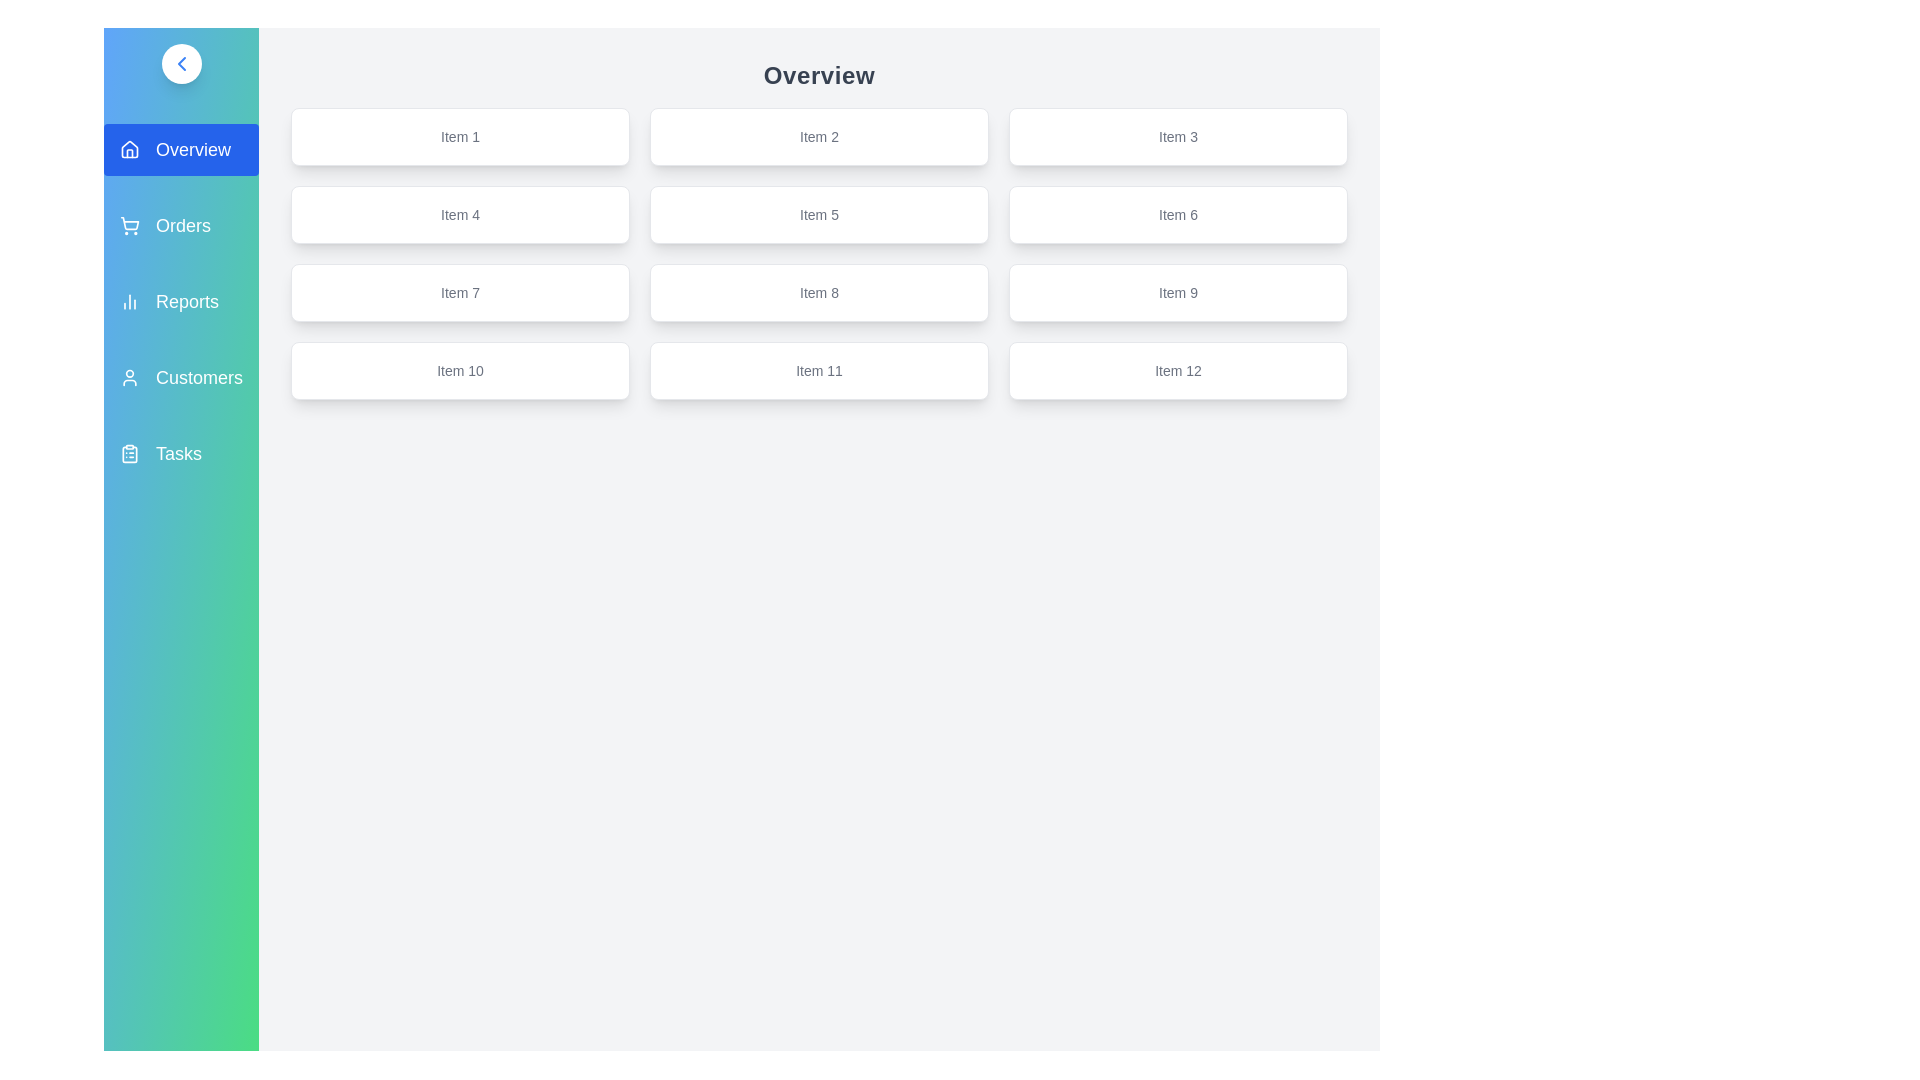  I want to click on the sidebar menu item labeled Orders, so click(181, 225).